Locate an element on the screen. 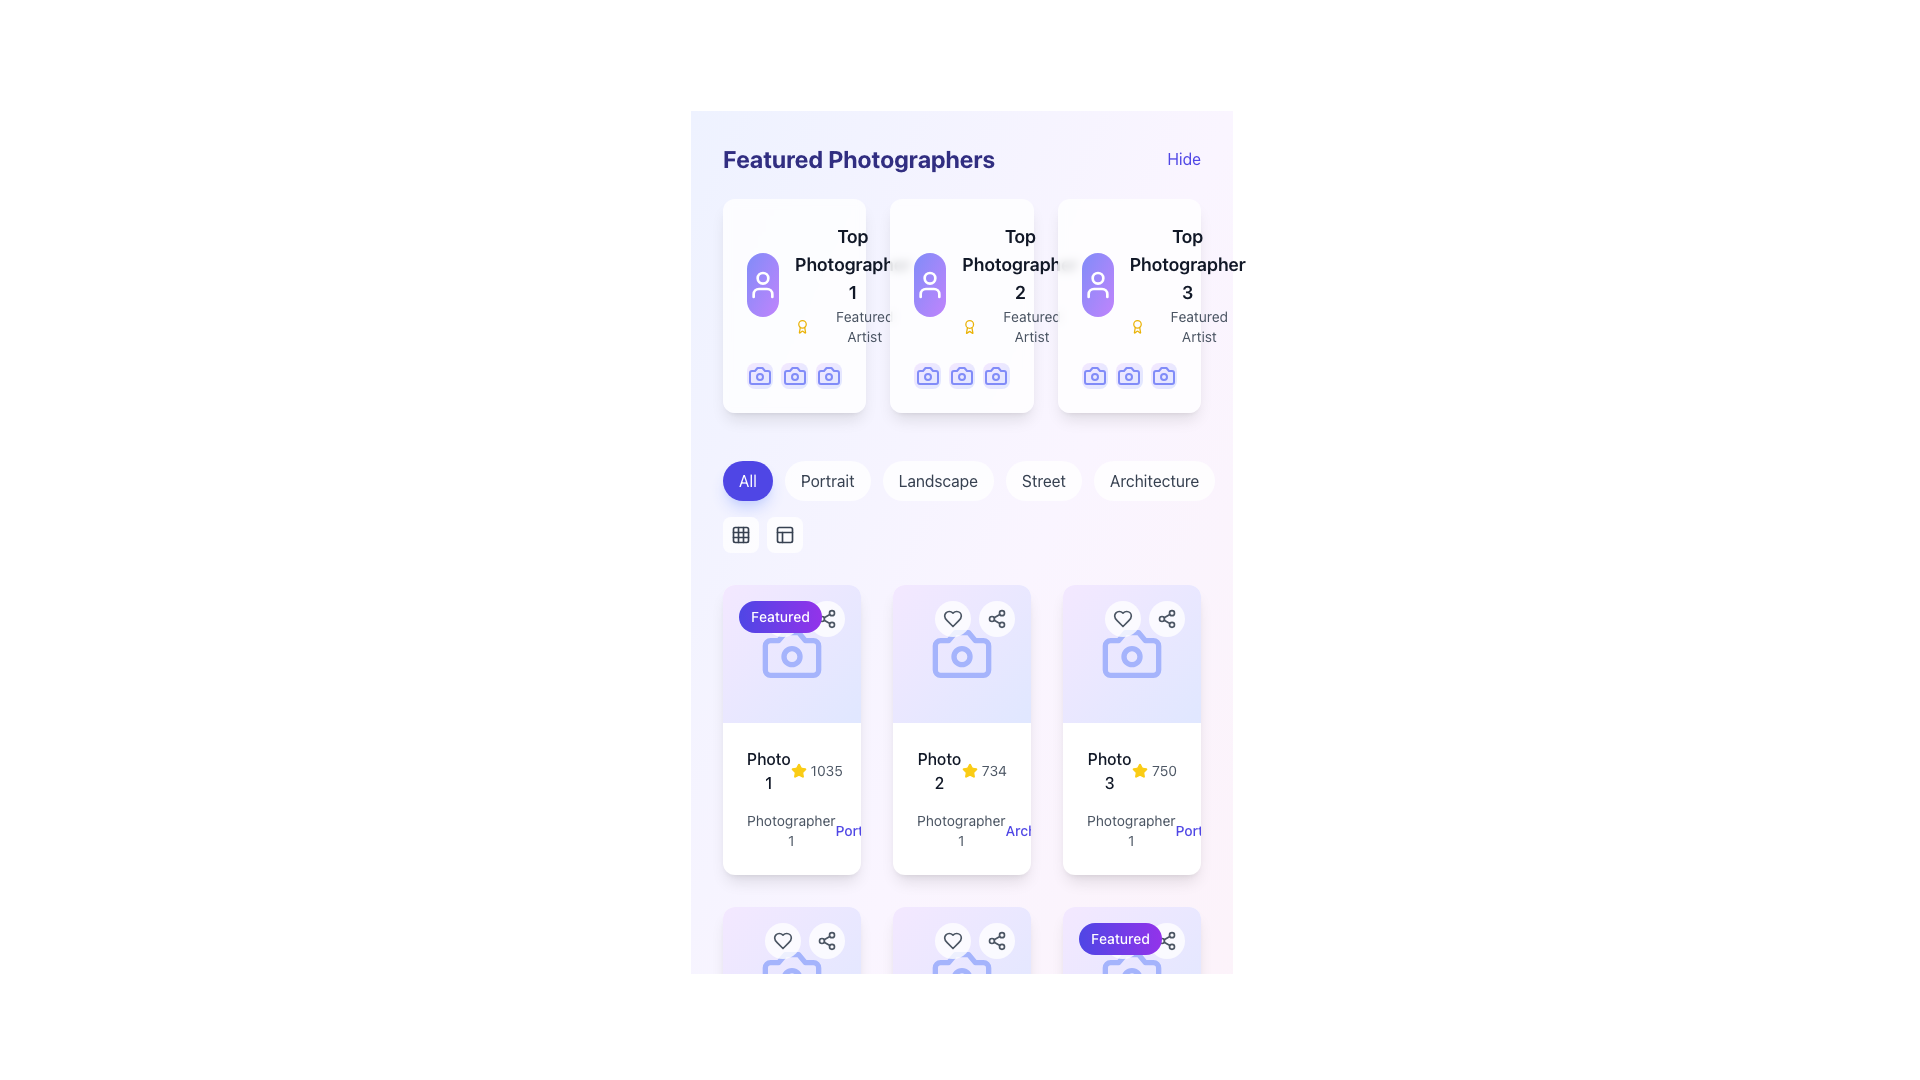 The height and width of the screenshot is (1080, 1920). the numerical value text element located within a card-like layout on the left side of the third row, which follows a yellow star icon is located at coordinates (826, 770).